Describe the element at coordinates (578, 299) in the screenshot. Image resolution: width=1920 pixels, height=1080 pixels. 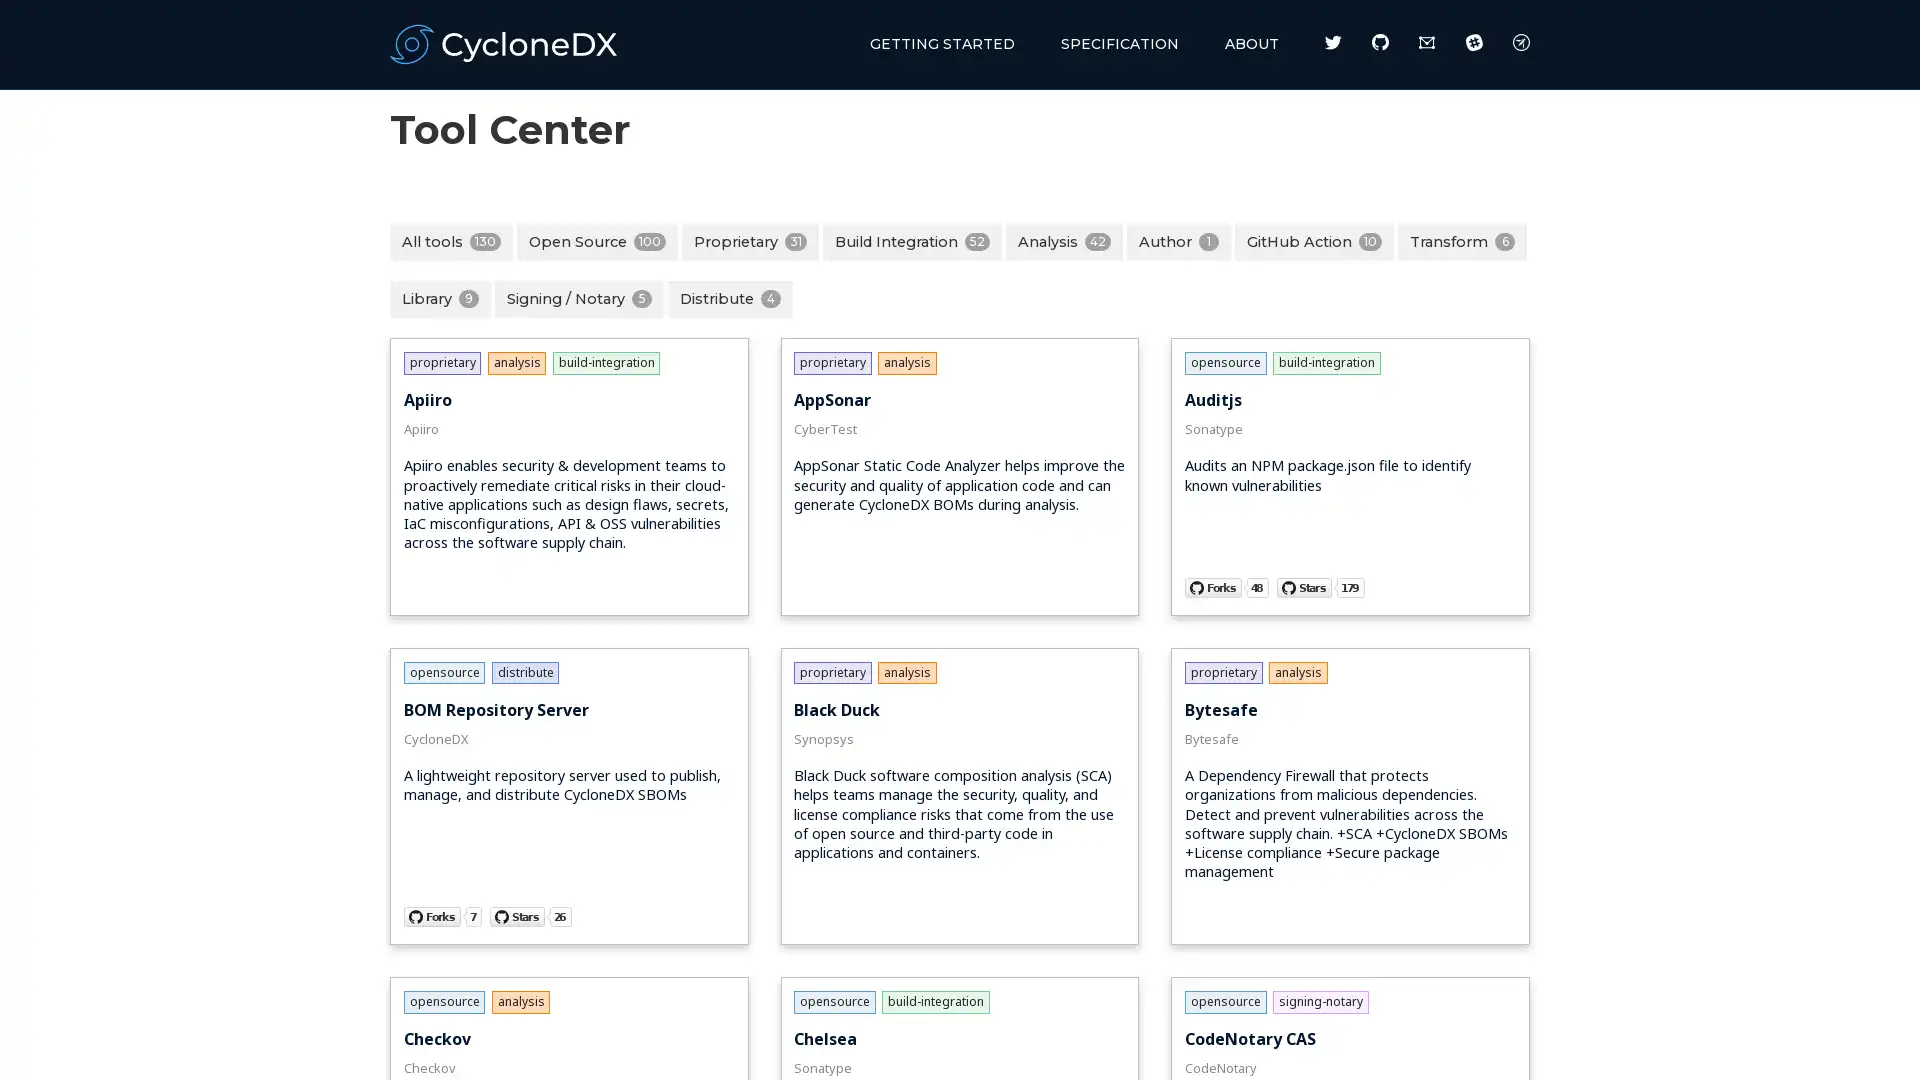
I see `Signing / Notary 5` at that location.